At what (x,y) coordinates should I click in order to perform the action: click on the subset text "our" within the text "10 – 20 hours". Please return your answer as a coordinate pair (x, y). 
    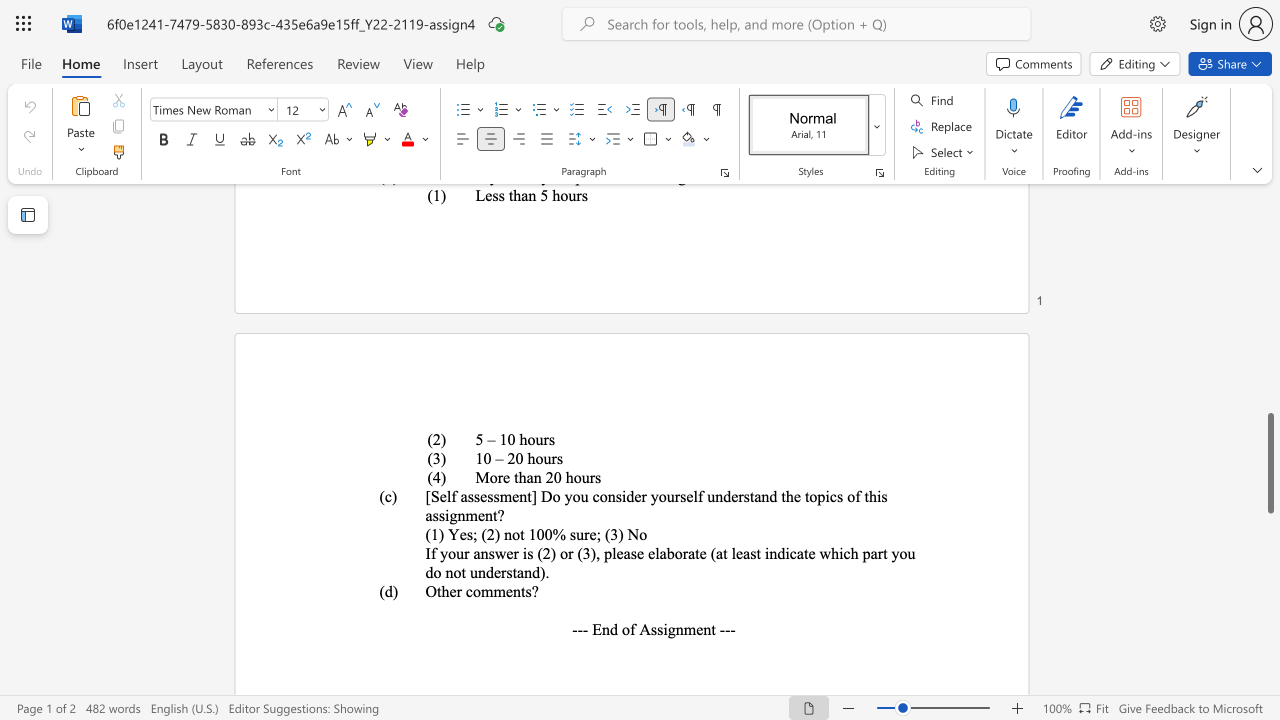
    Looking at the image, I should click on (535, 458).